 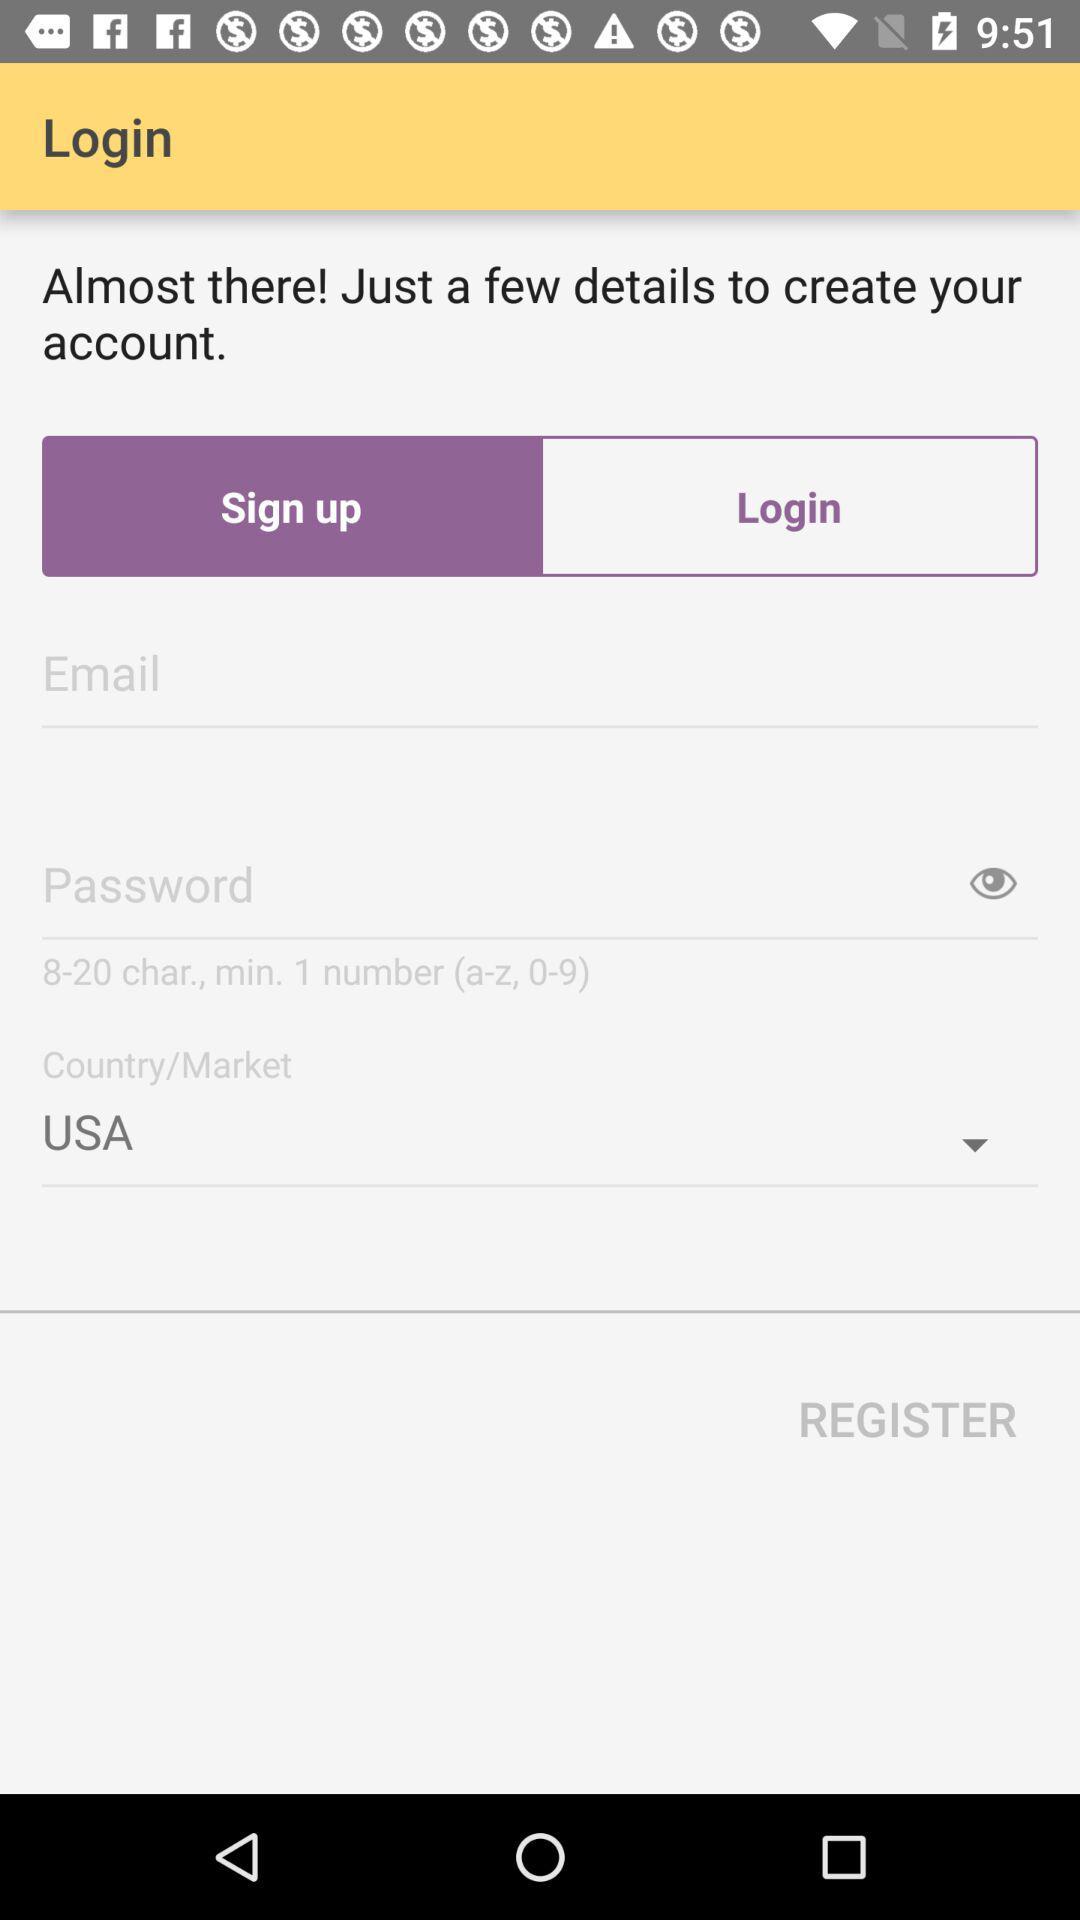 I want to click on item at the bottom right corner, so click(x=907, y=1417).